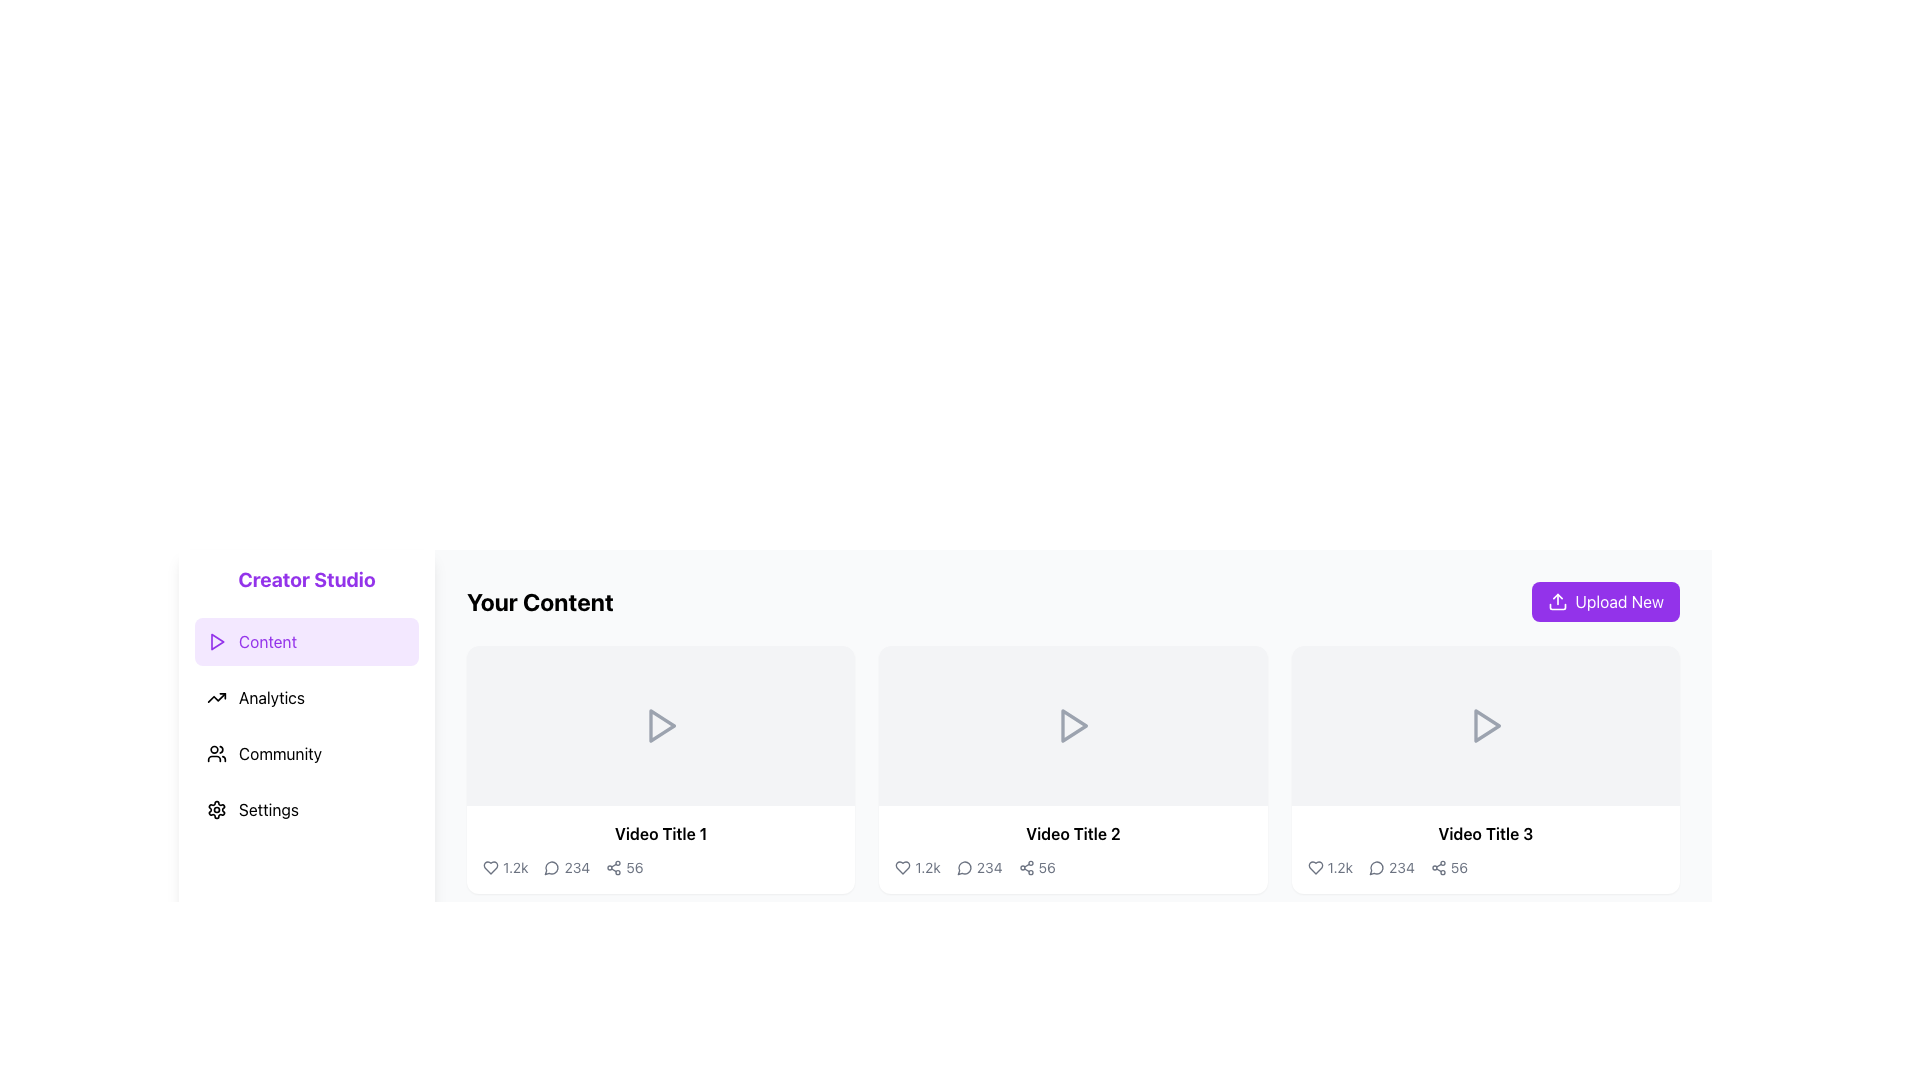 This screenshot has height=1080, width=1920. Describe the element at coordinates (1074, 725) in the screenshot. I see `the triangular-shaped gray icon with a pointed right arrow located at the center of the second video card under the 'Your Content' heading to initiate its action` at that location.